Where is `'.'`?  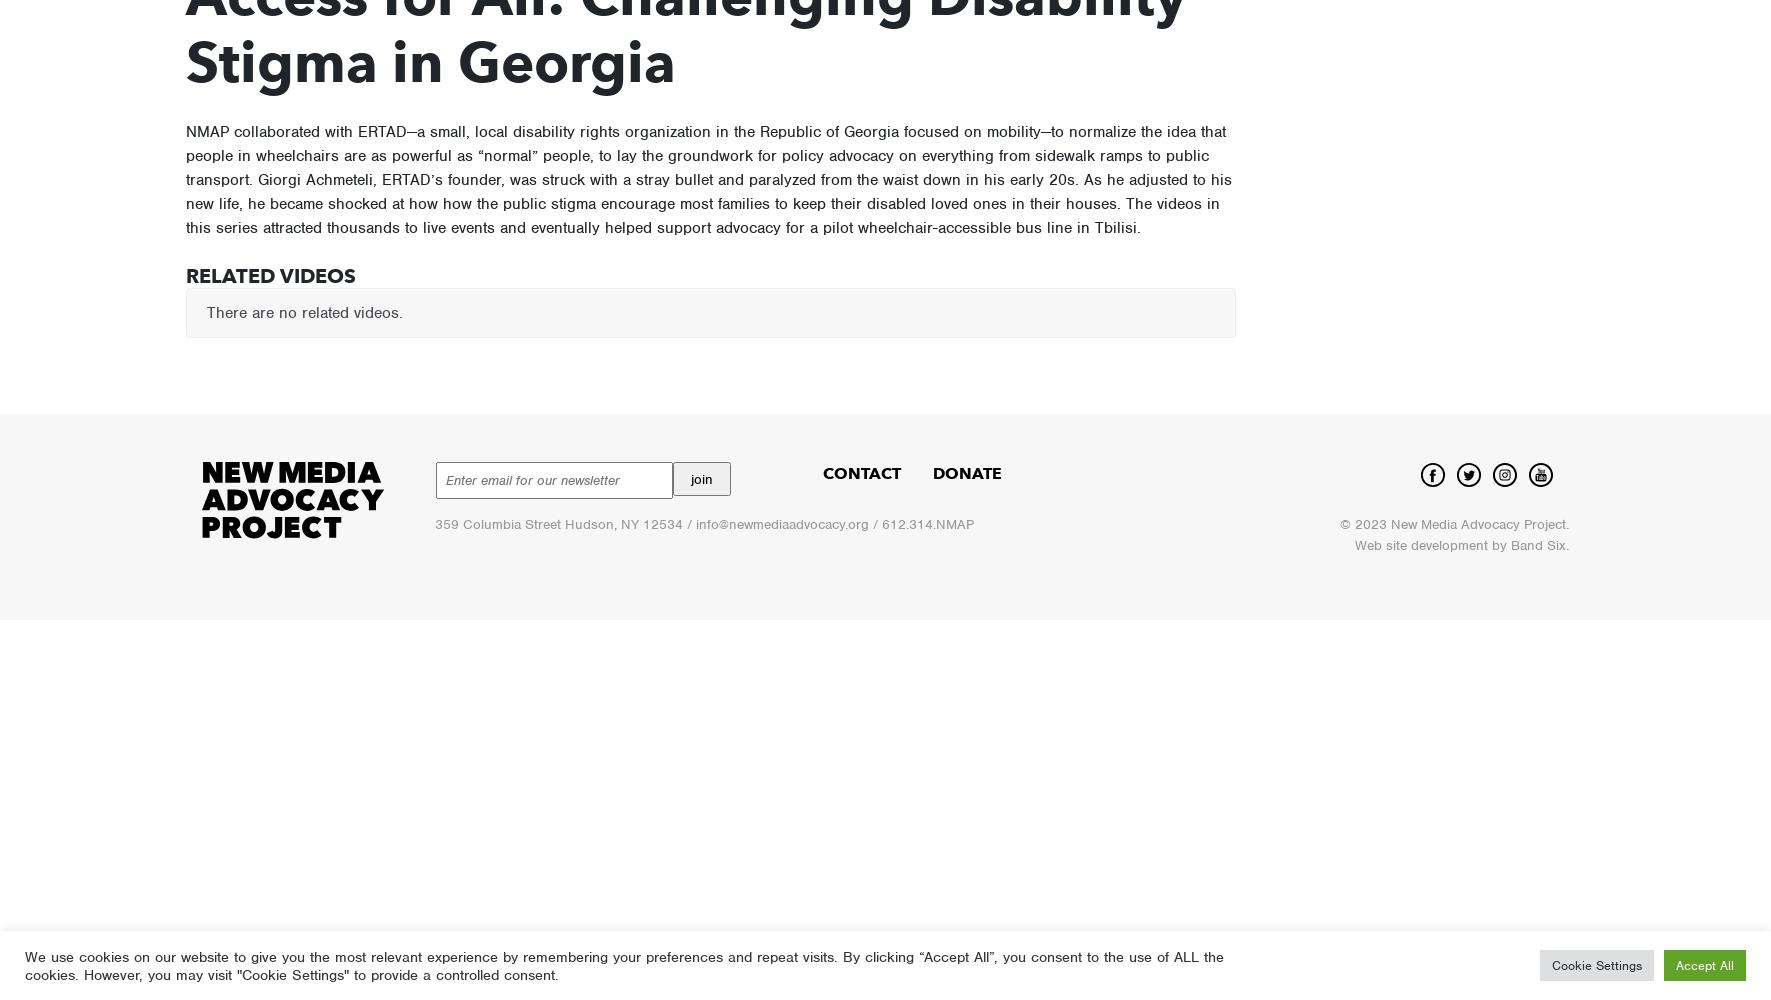
'.' is located at coordinates (1564, 524).